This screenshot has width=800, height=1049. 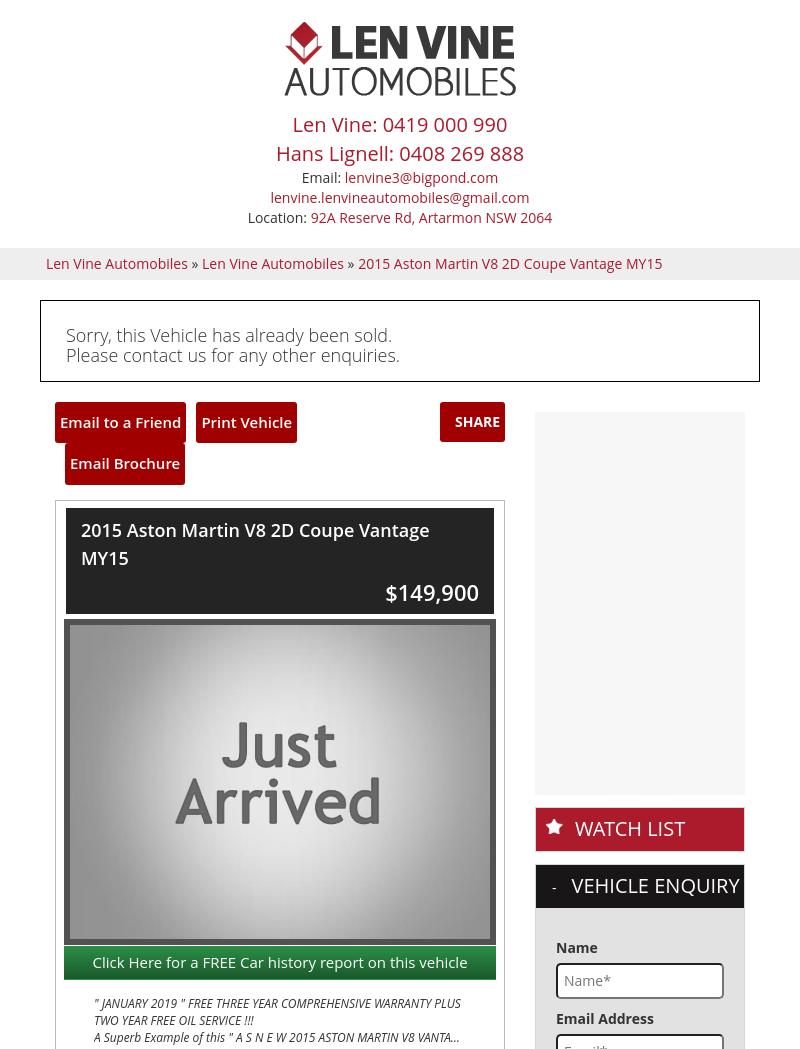 What do you see at coordinates (100, 76) in the screenshot?
I see `'Reg Plate'` at bounding box center [100, 76].